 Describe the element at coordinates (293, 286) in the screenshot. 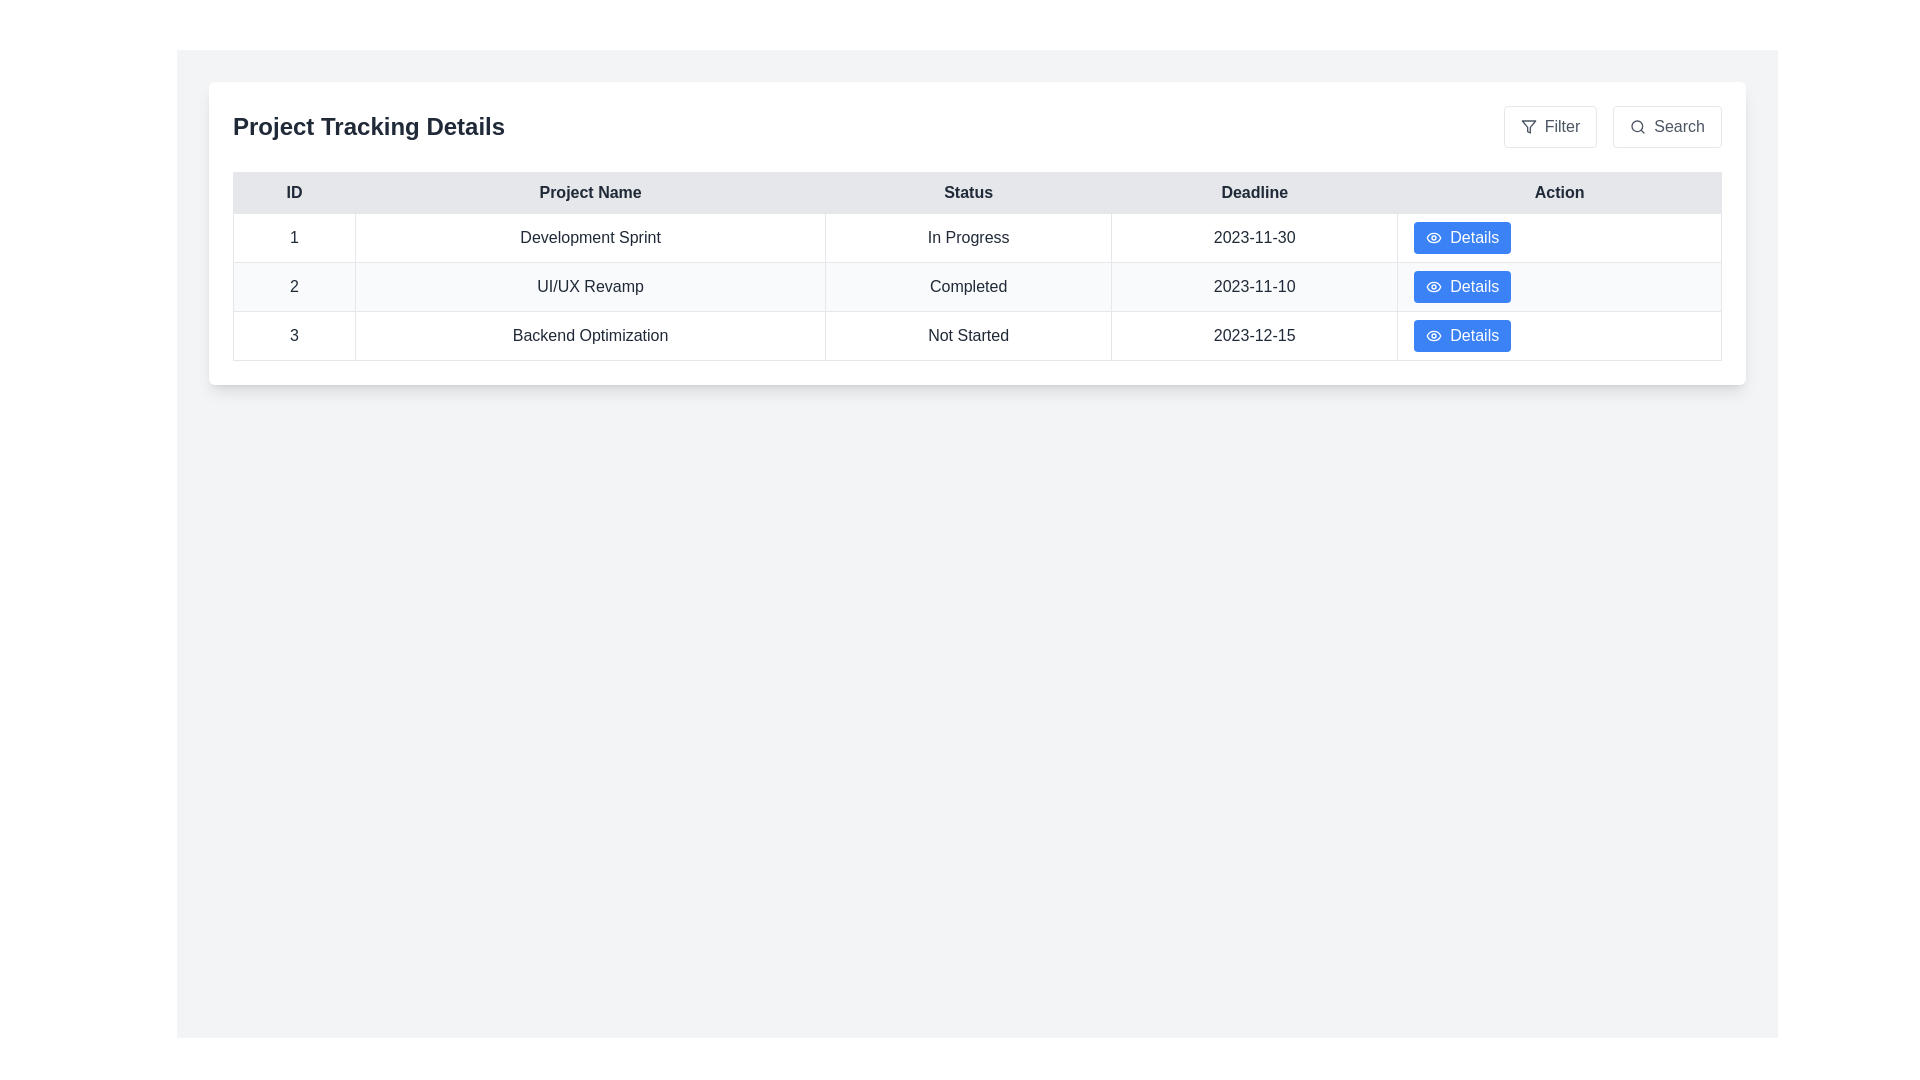

I see `the static text label displaying the number '2', which is located in the first column of the second row within the 'Project Tracking Details' table, identifying the 'UI/UX Revamp' project` at that location.